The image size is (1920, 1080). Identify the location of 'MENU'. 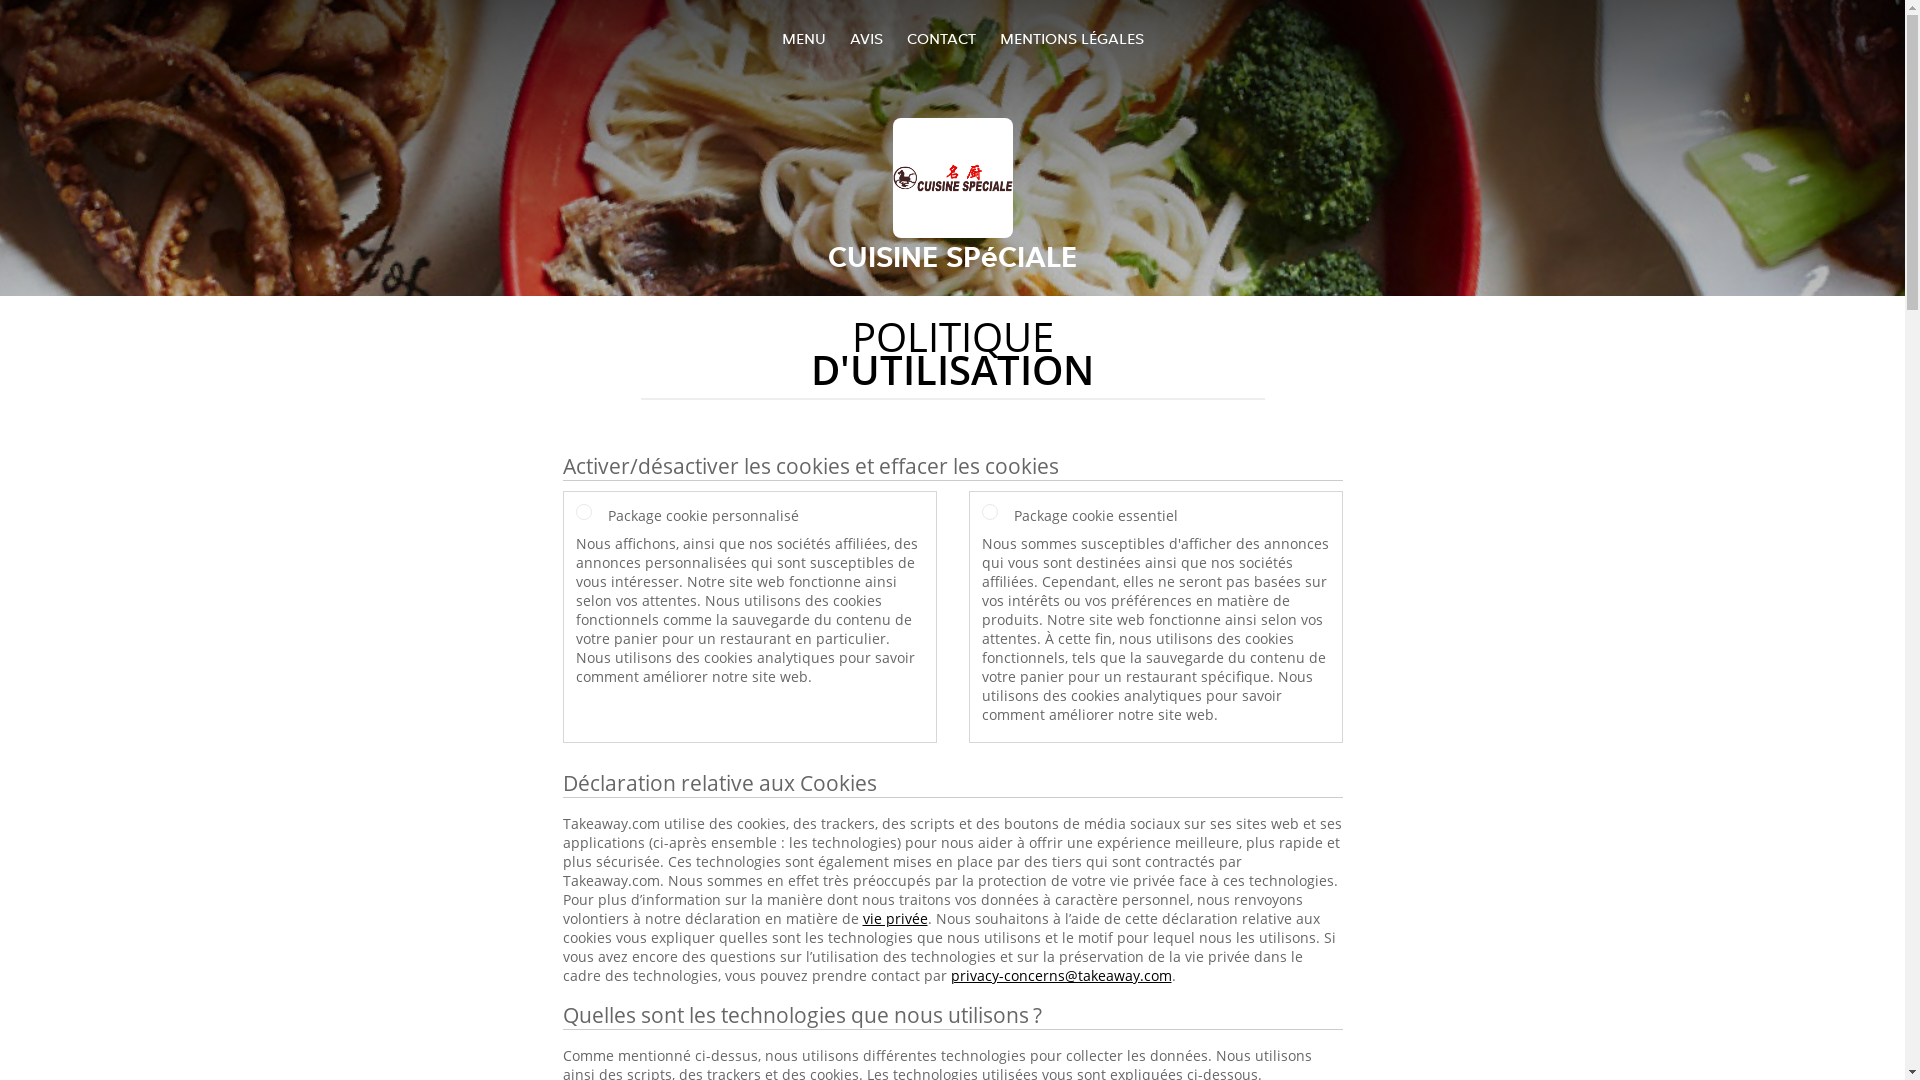
(804, 38).